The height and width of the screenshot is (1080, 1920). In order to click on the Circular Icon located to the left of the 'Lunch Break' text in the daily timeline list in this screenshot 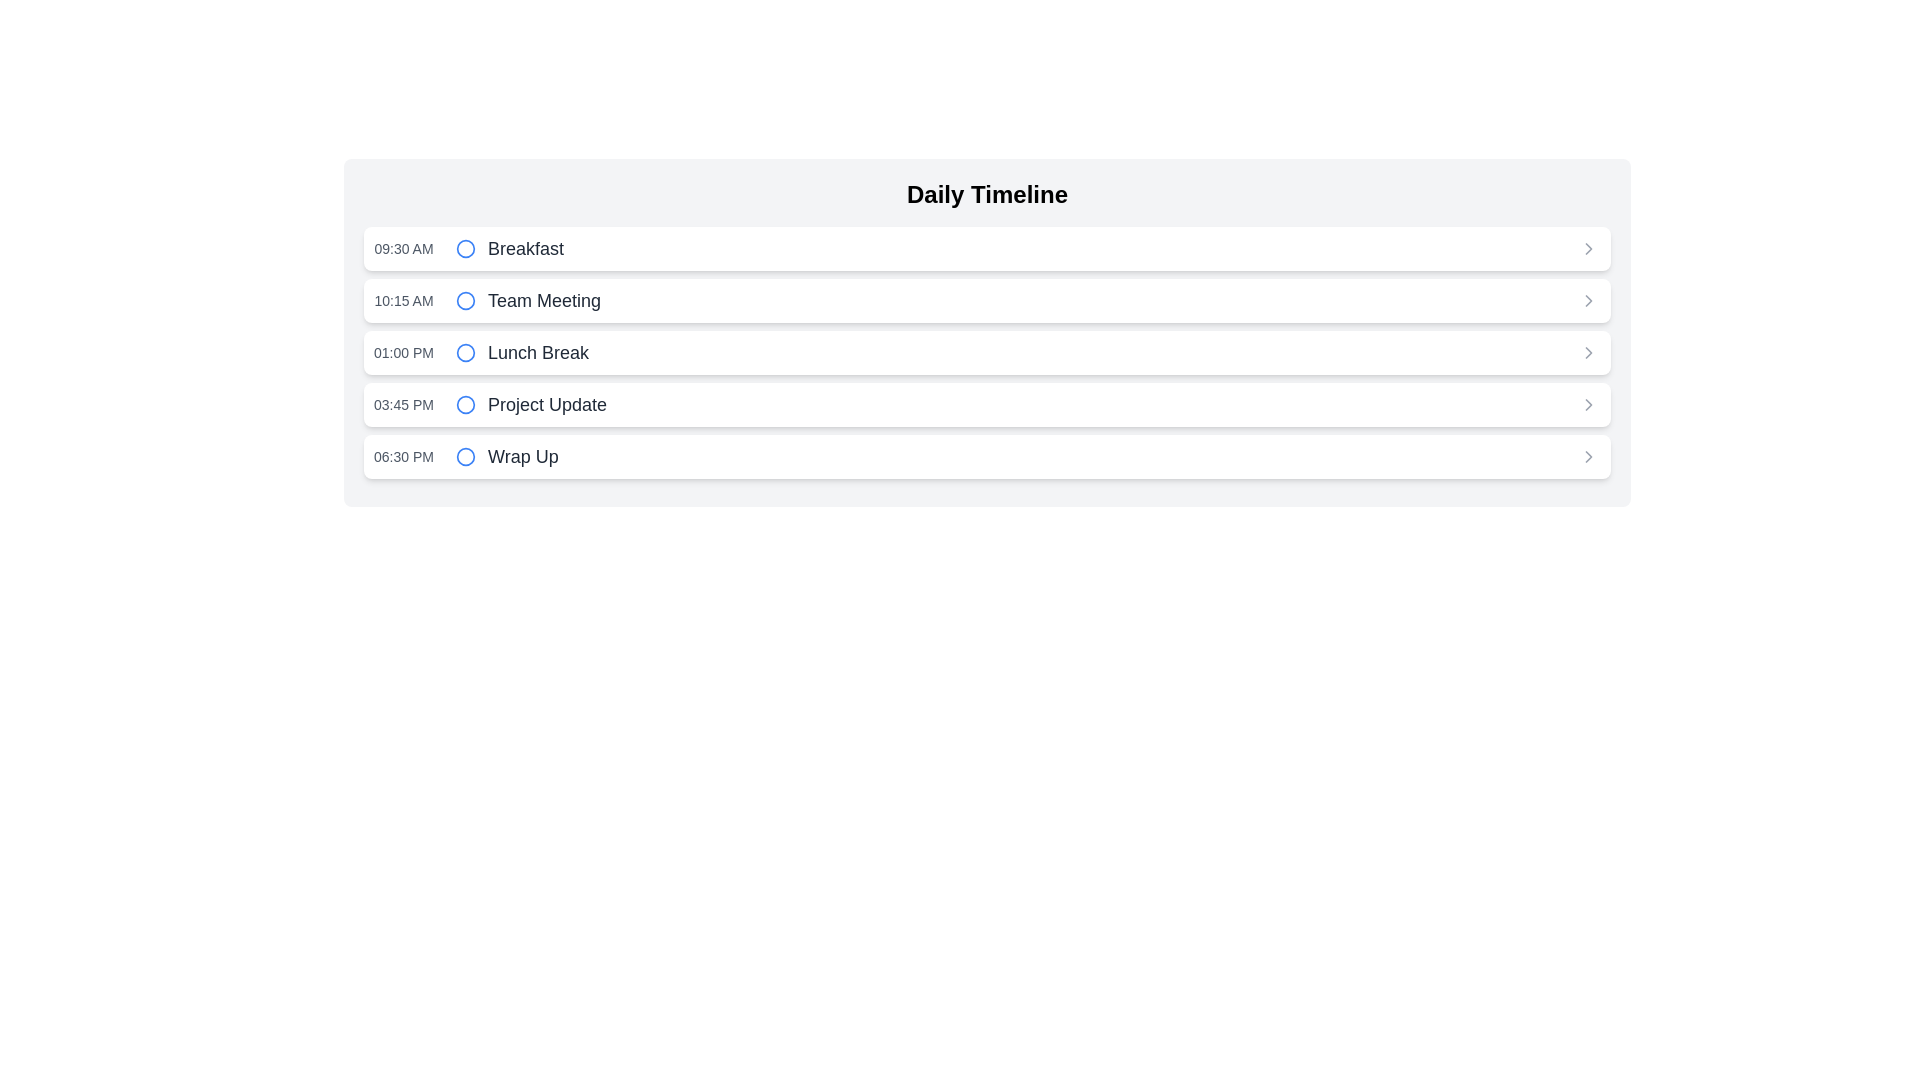, I will do `click(464, 352)`.